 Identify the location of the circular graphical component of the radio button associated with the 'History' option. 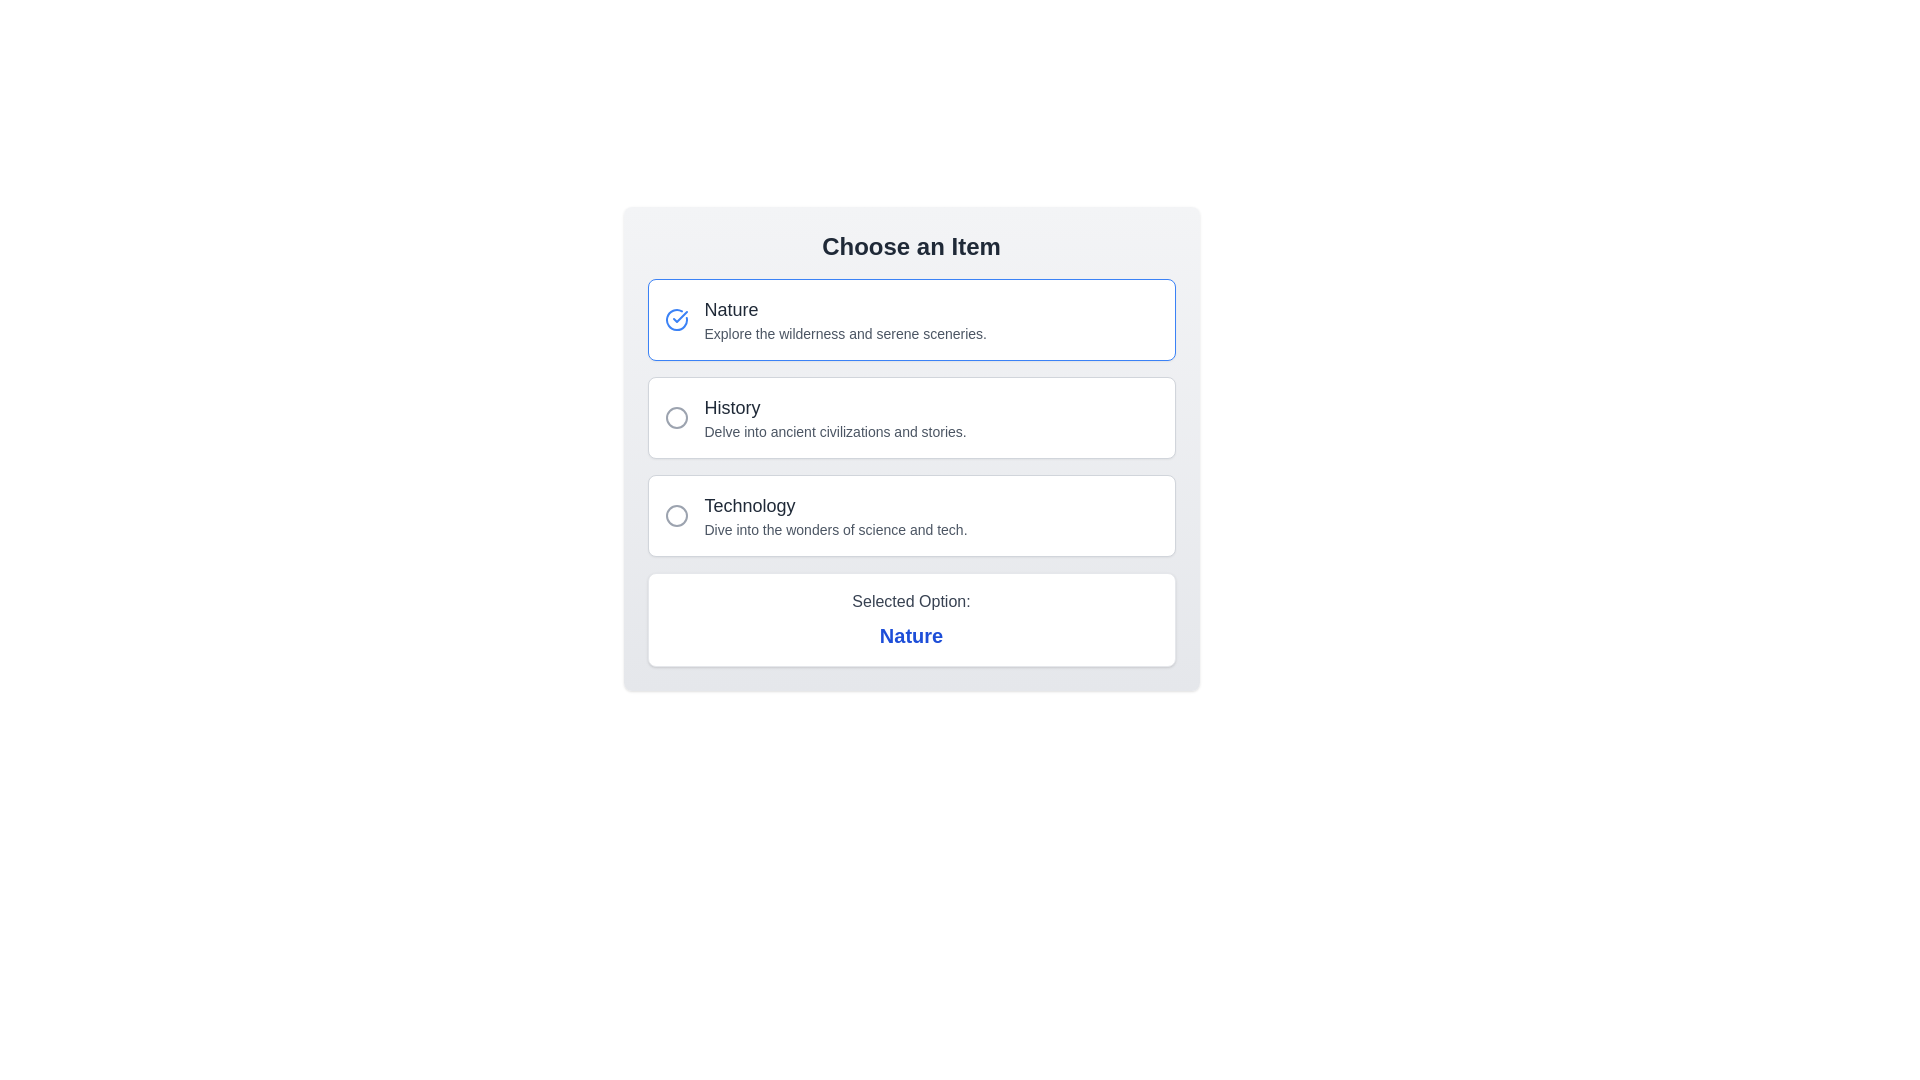
(676, 416).